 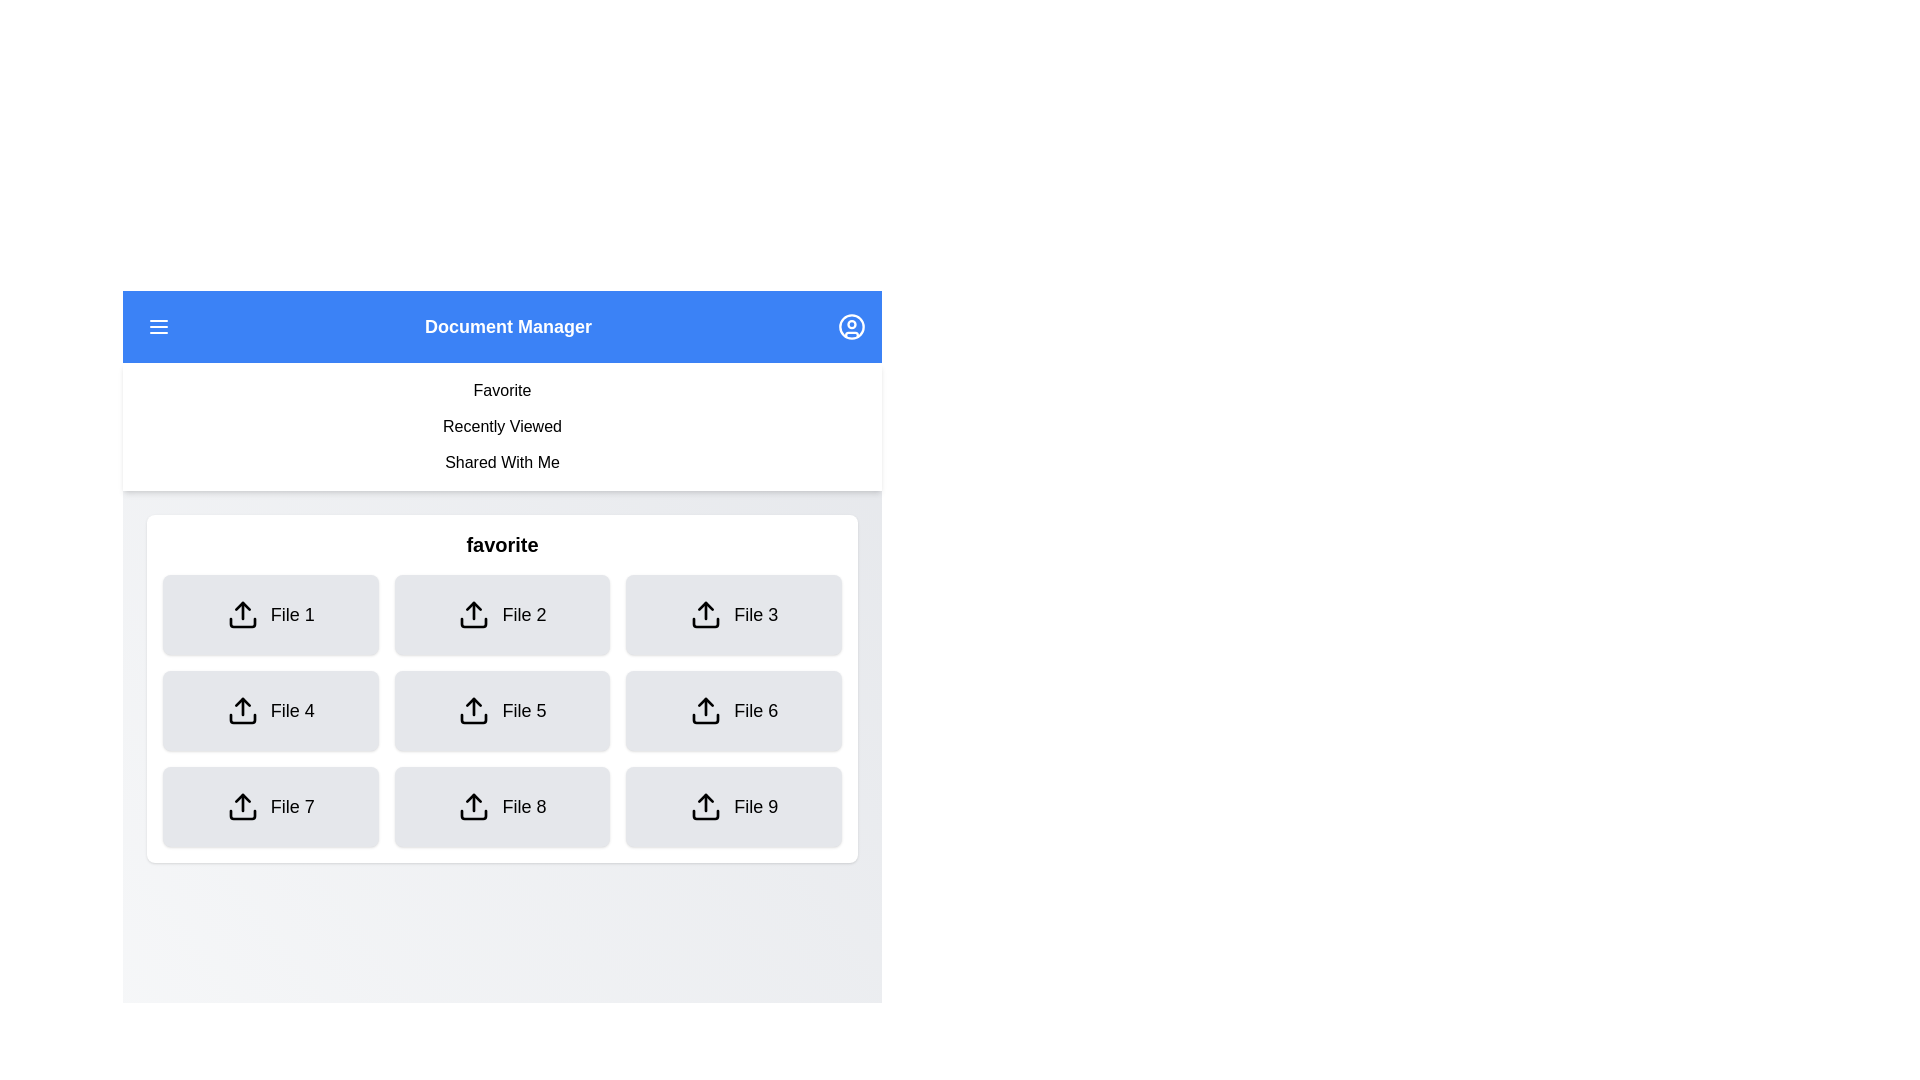 What do you see at coordinates (502, 426) in the screenshot?
I see `the tab option Recently Viewed by clicking on it` at bounding box center [502, 426].